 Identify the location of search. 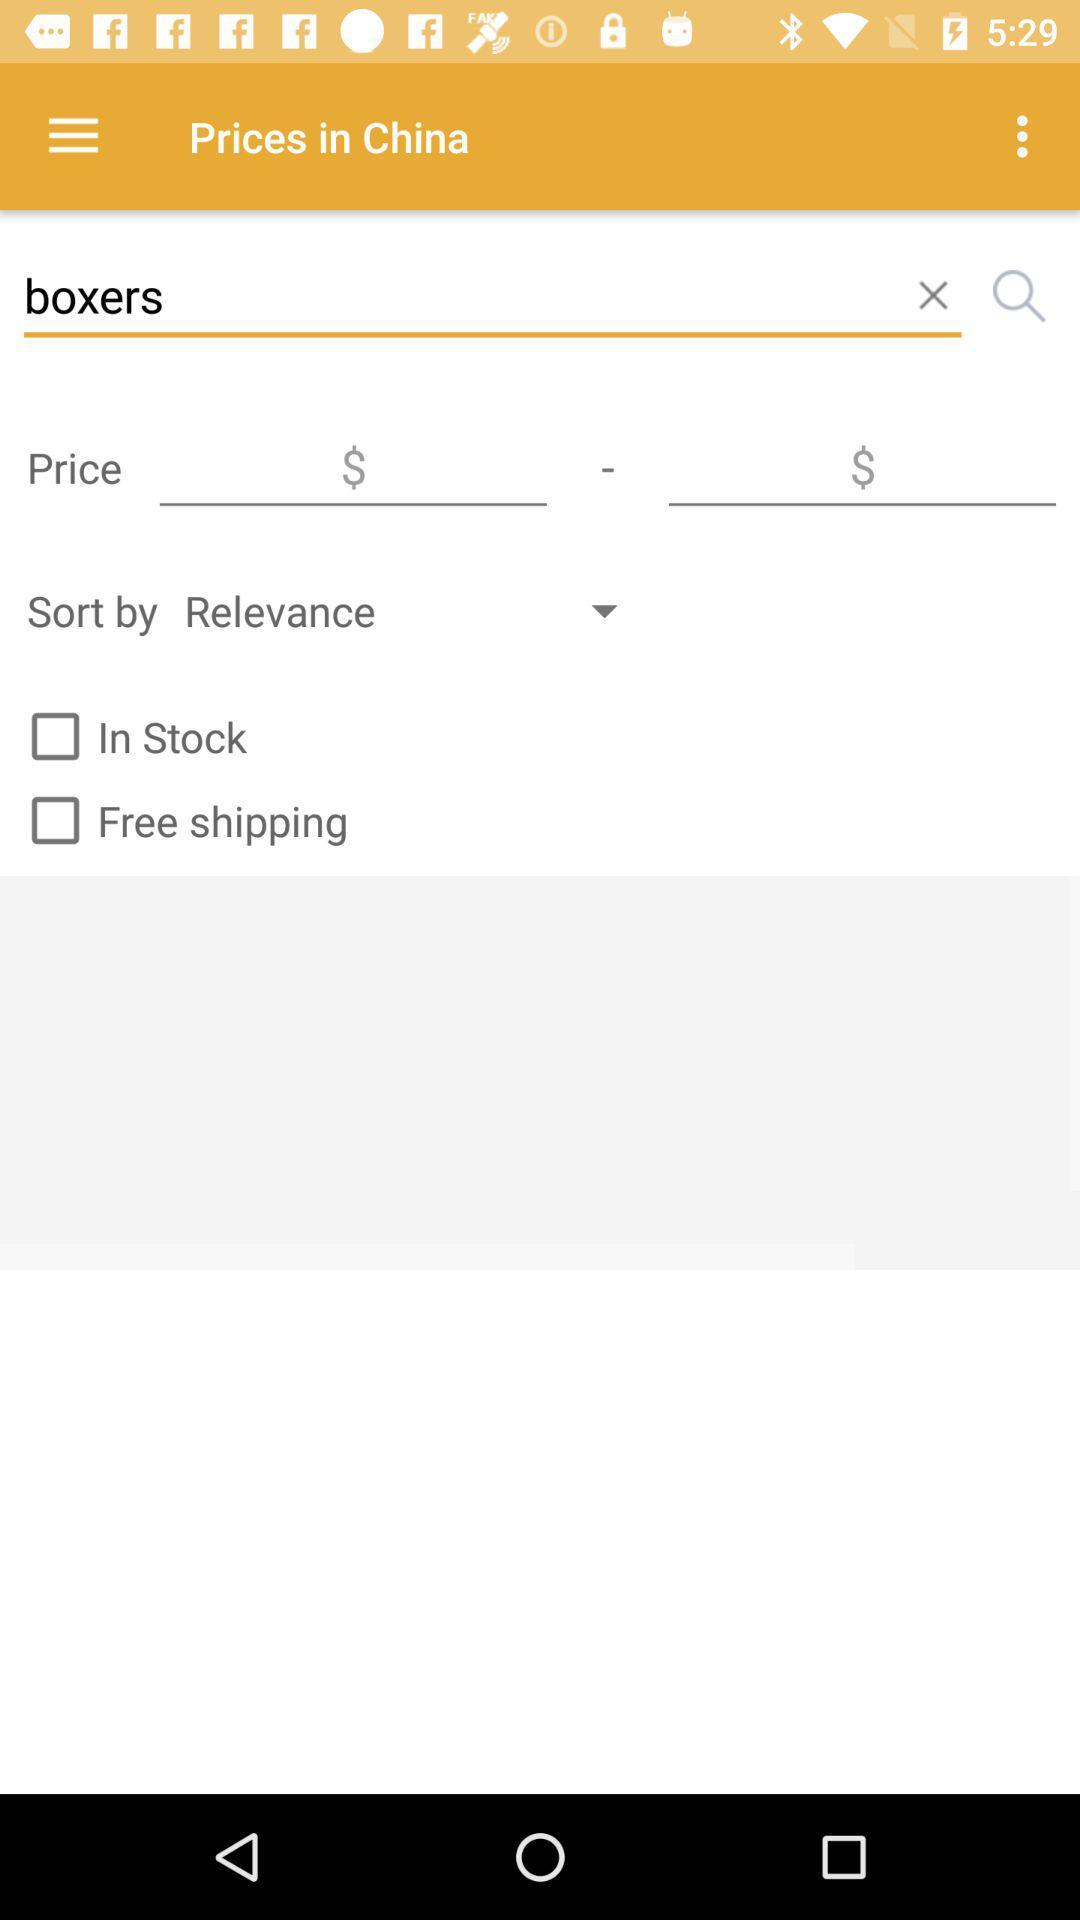
(1019, 295).